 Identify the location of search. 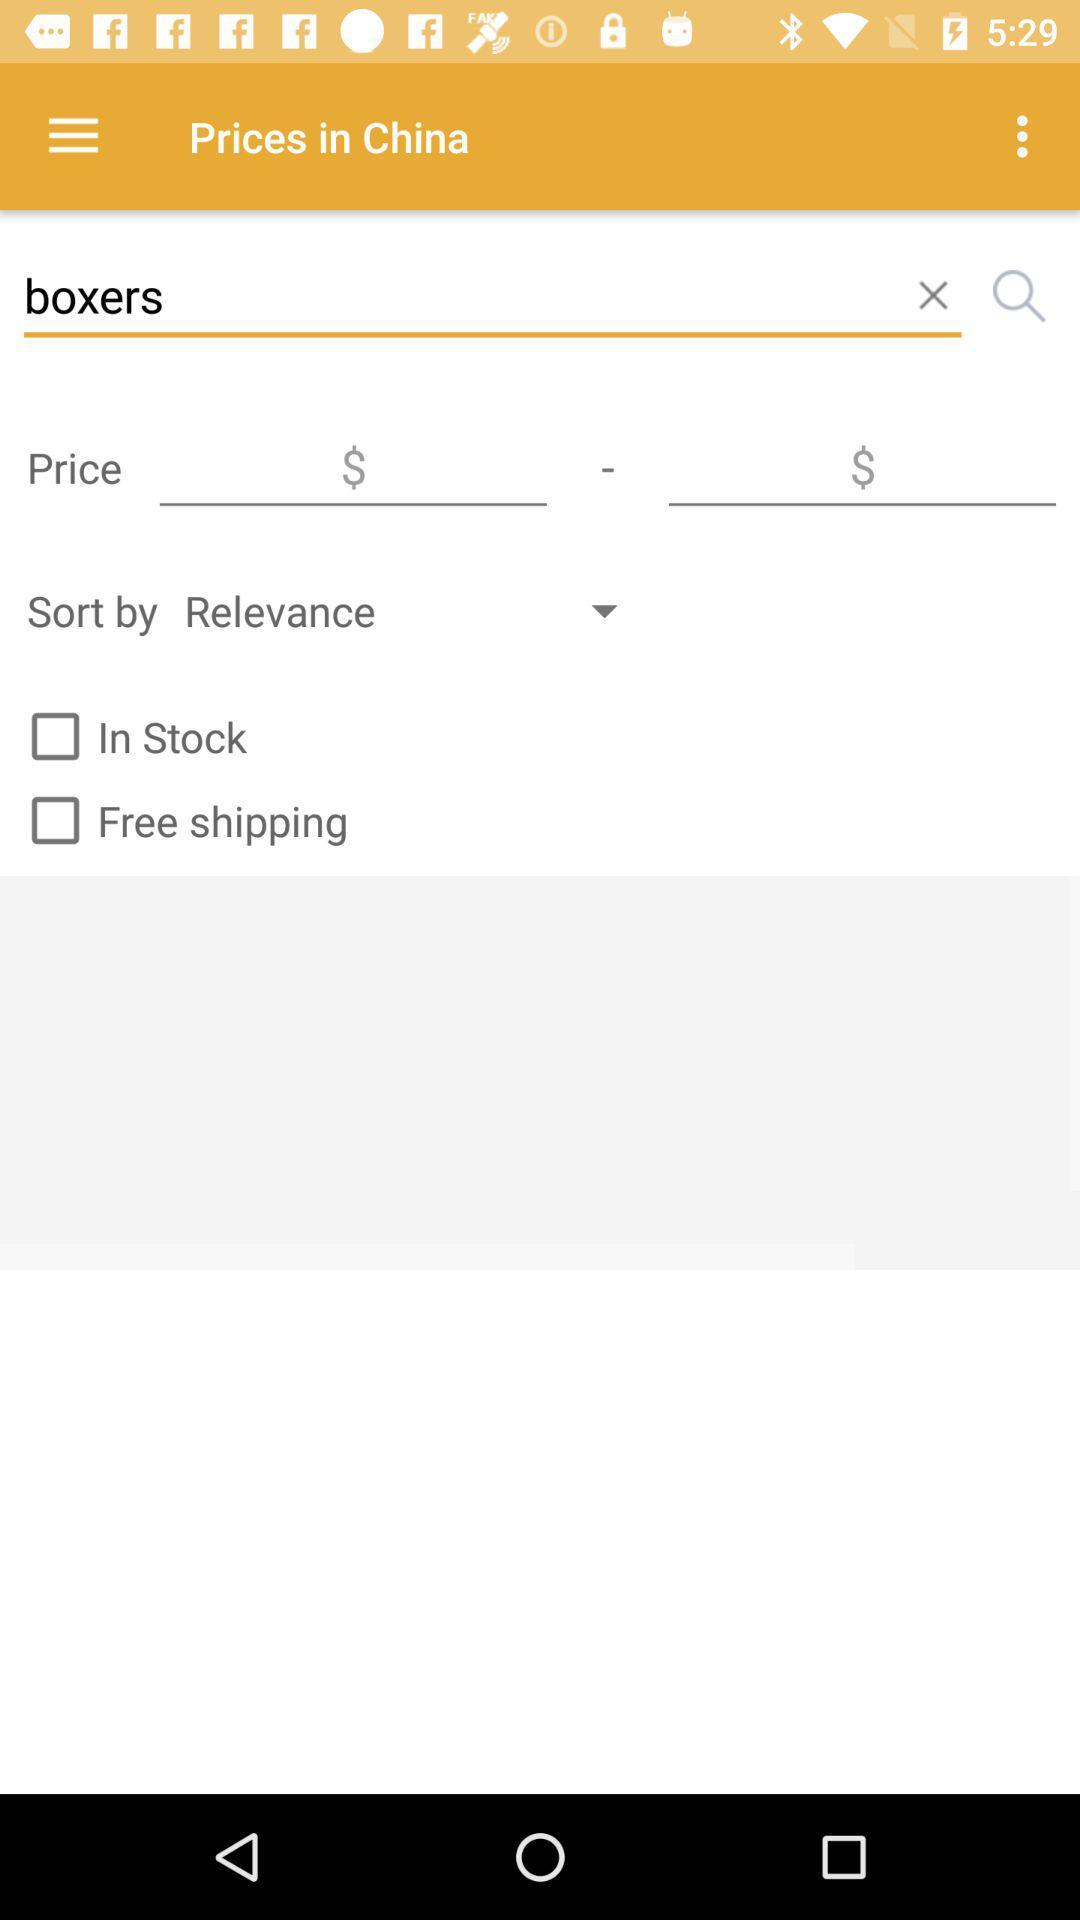
(1019, 295).